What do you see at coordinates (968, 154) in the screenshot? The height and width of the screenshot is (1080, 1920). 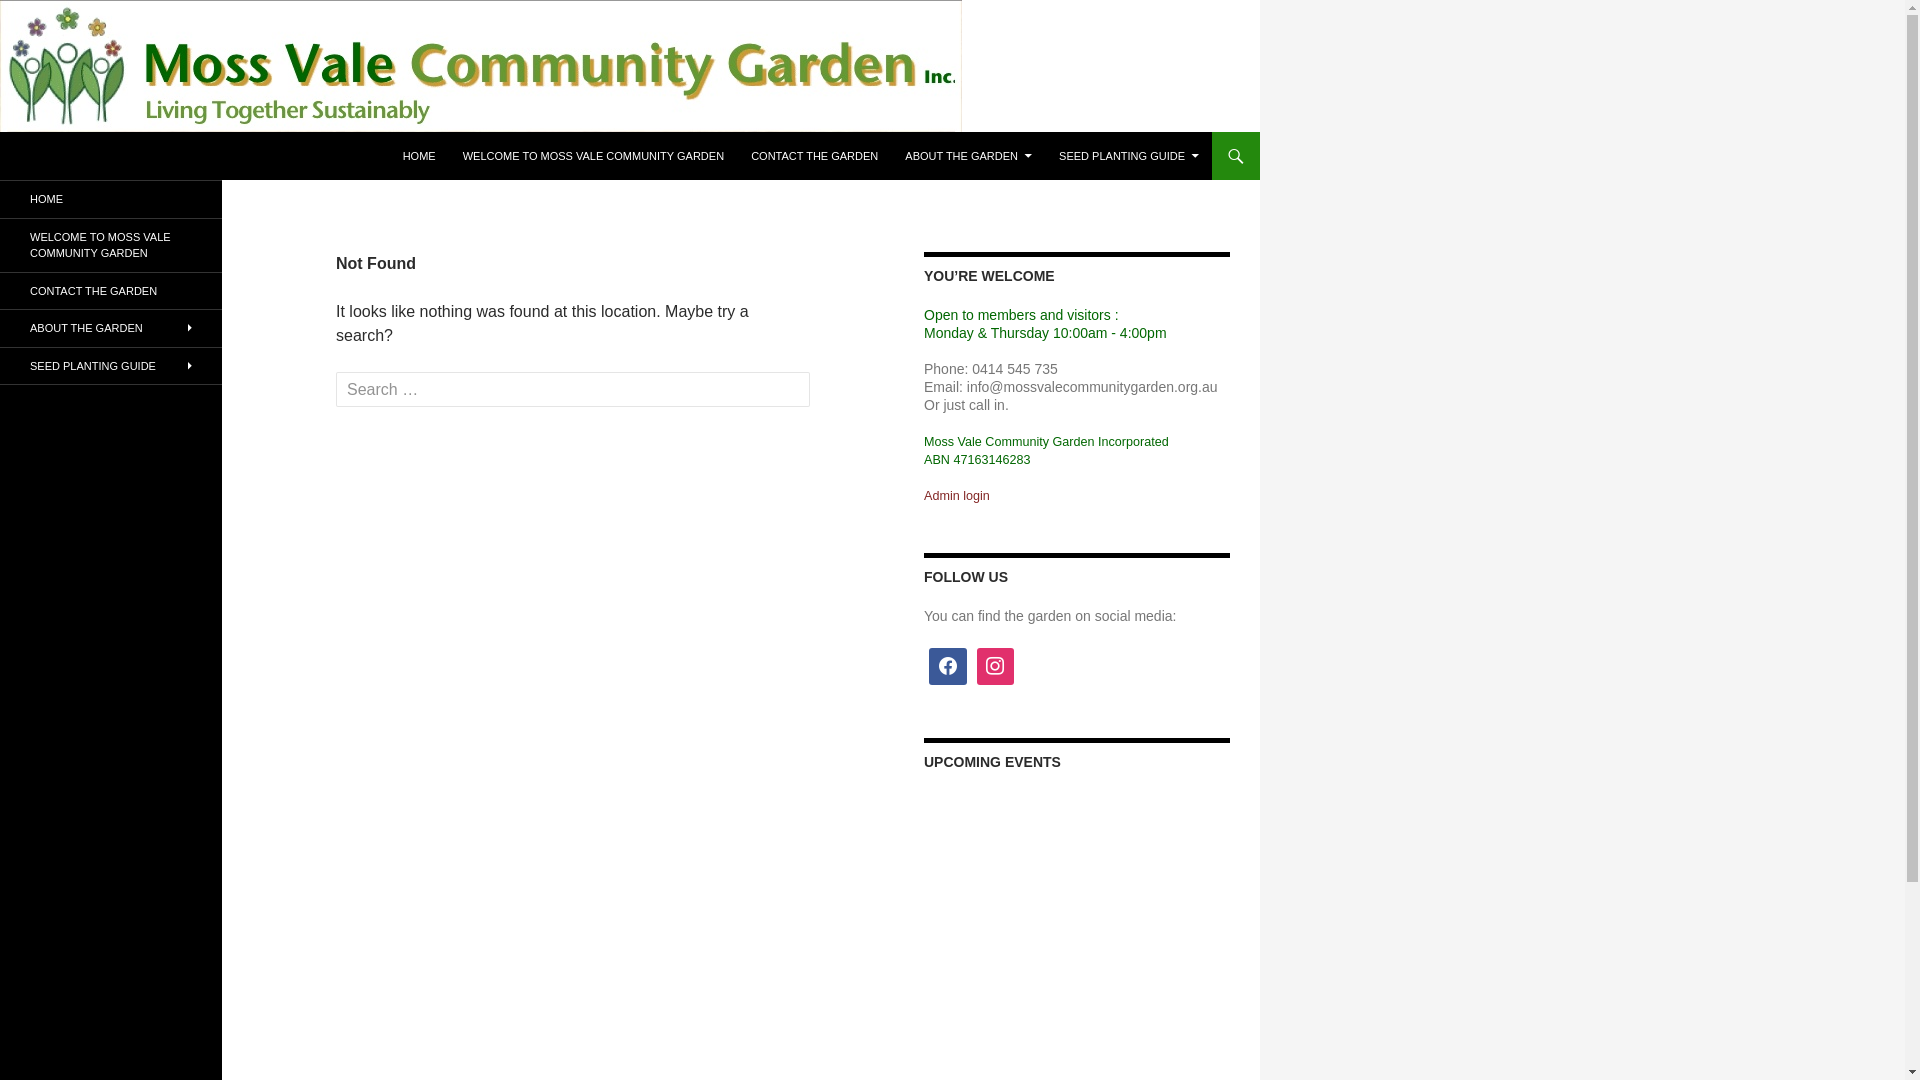 I see `'ABOUT THE GARDEN'` at bounding box center [968, 154].